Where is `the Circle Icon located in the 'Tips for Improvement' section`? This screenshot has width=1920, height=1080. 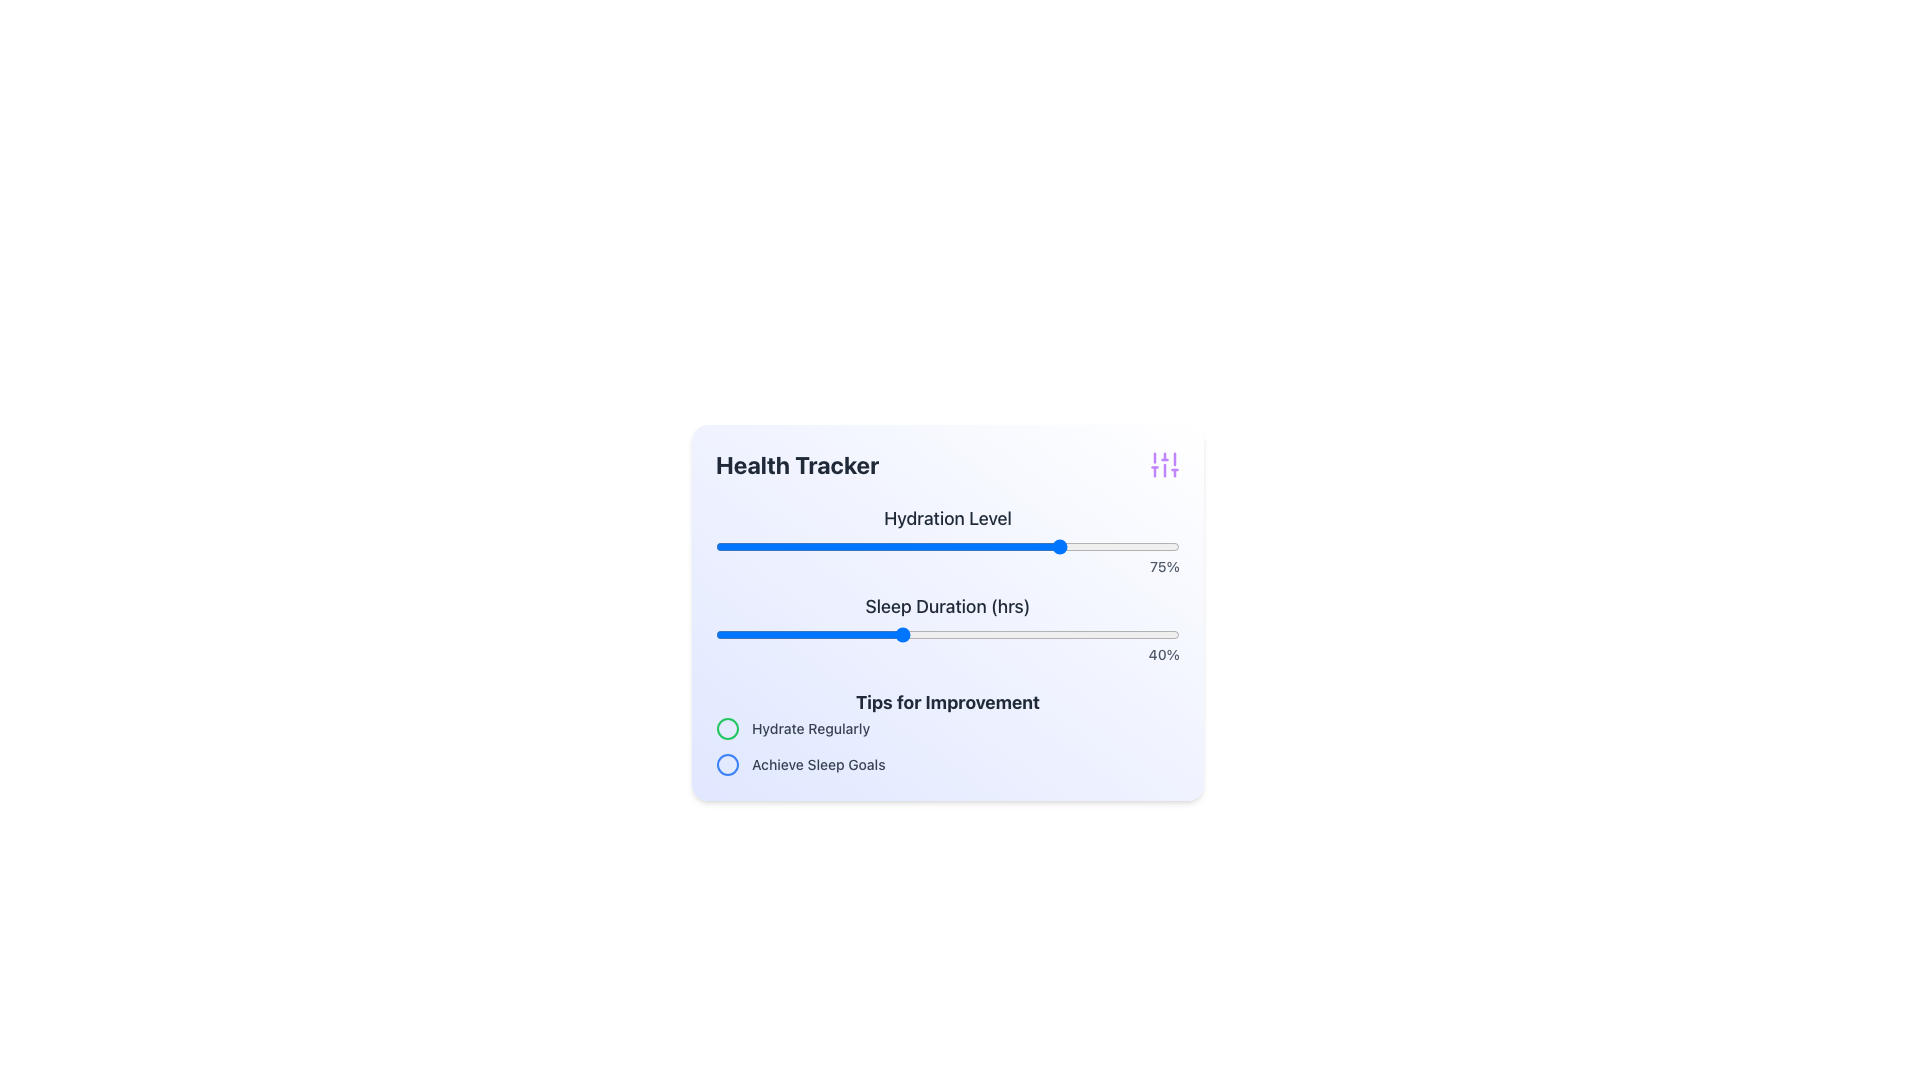 the Circle Icon located in the 'Tips for Improvement' section is located at coordinates (727, 729).